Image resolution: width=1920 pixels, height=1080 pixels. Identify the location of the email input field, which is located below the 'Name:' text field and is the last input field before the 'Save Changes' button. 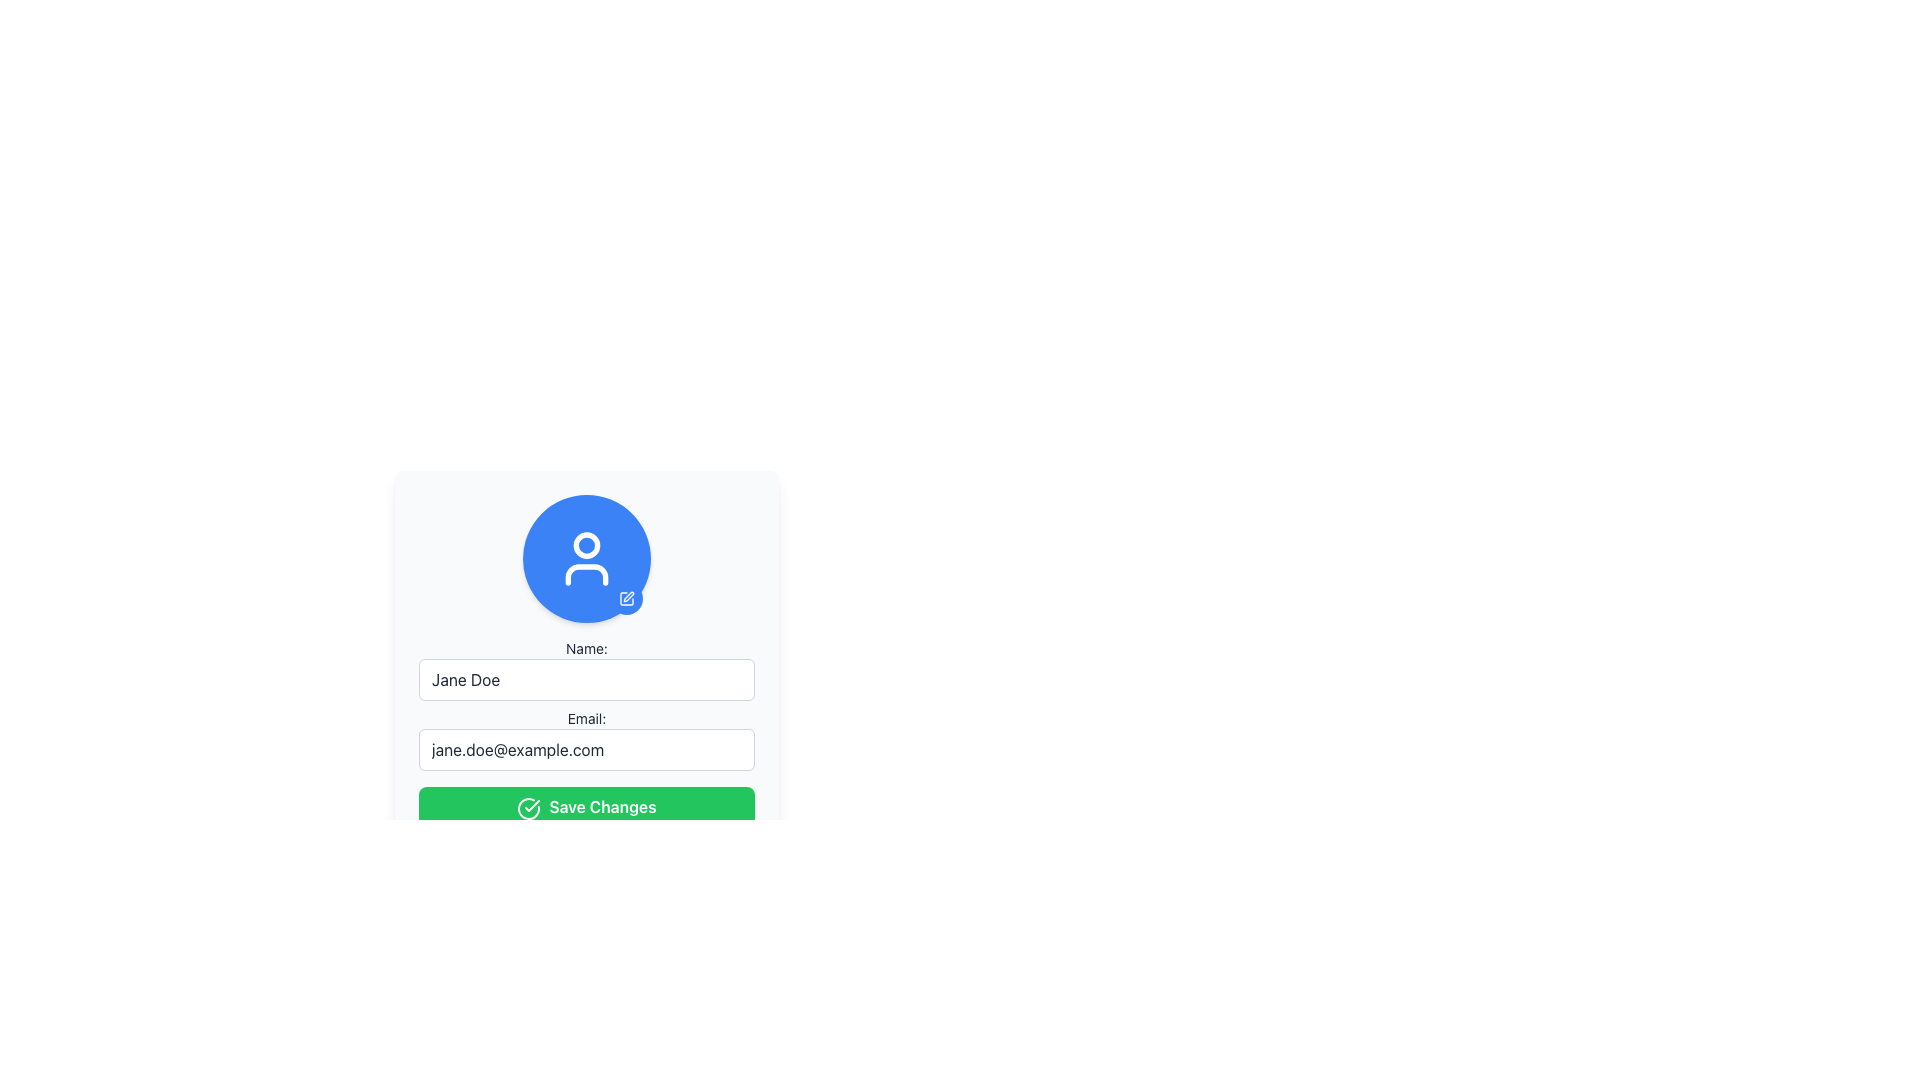
(585, 740).